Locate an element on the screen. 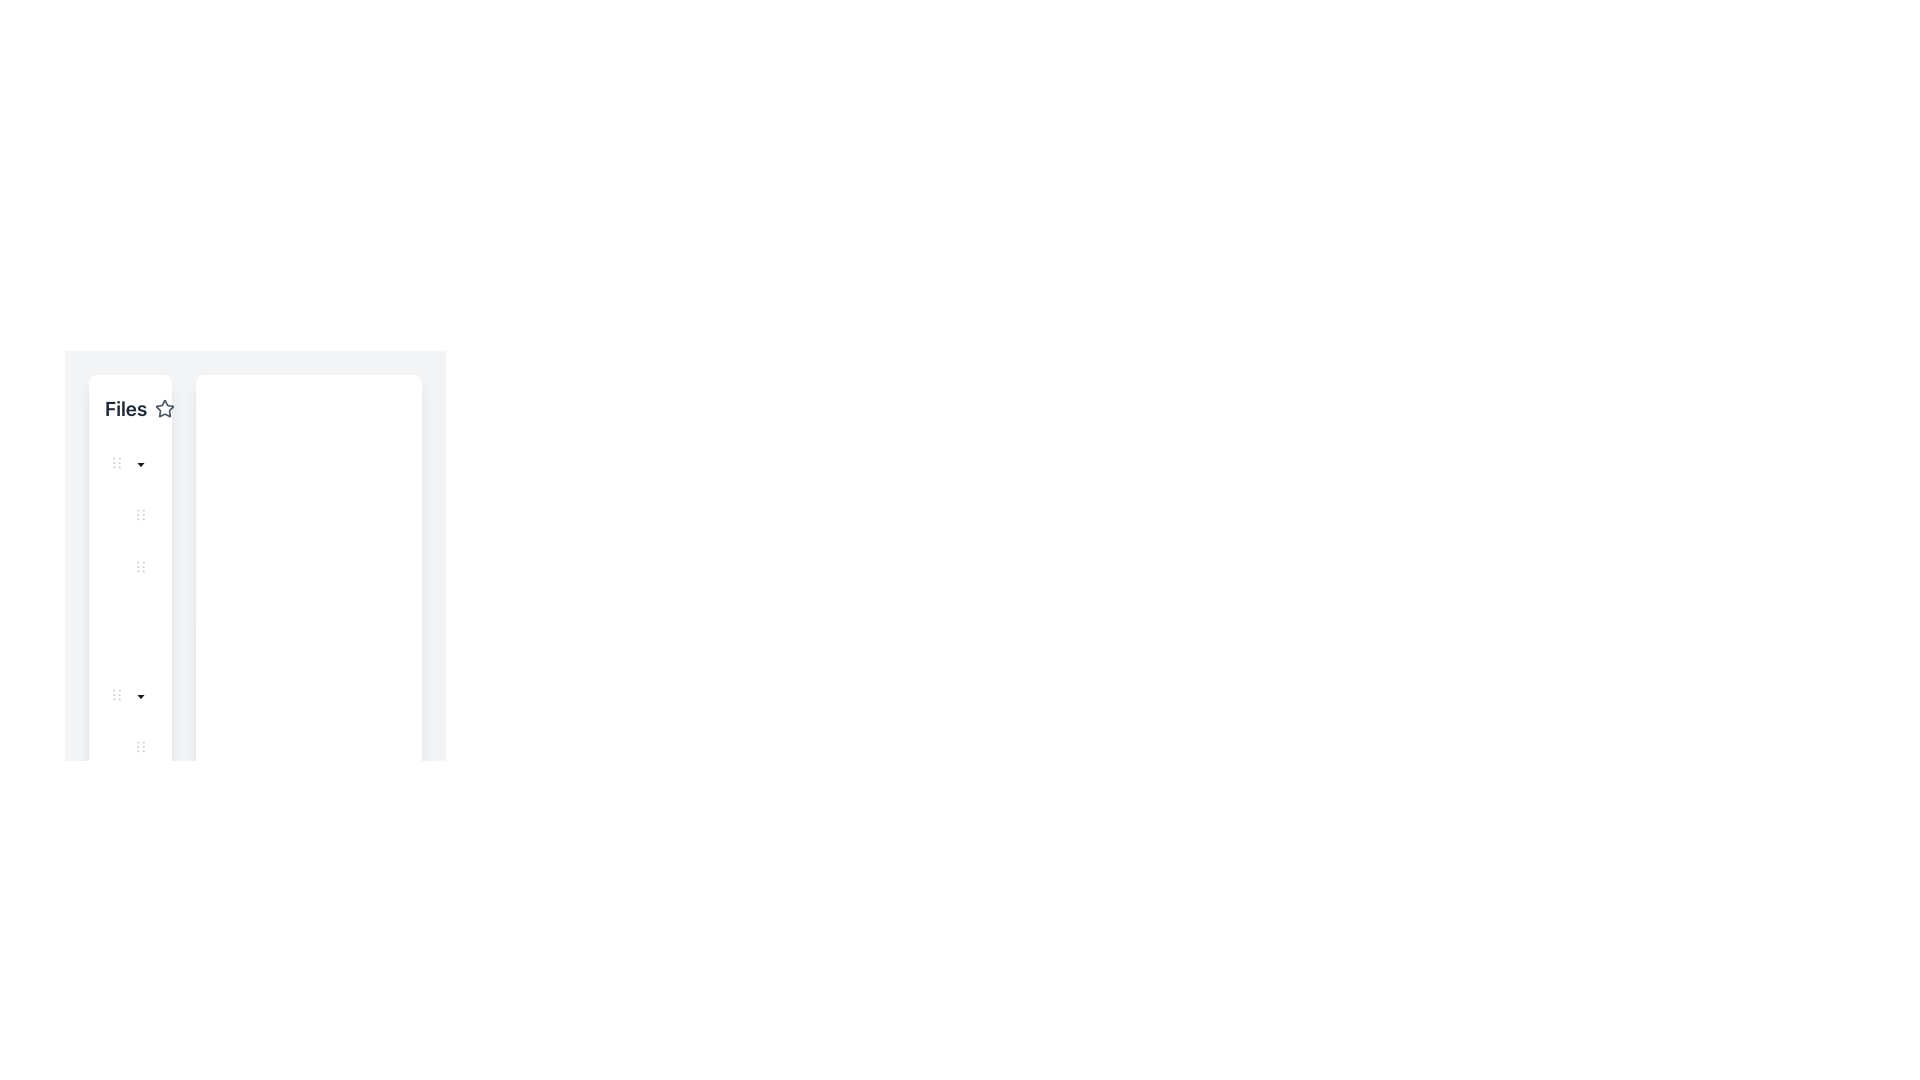 Image resolution: width=1920 pixels, height=1080 pixels. the star icon located is located at coordinates (164, 407).